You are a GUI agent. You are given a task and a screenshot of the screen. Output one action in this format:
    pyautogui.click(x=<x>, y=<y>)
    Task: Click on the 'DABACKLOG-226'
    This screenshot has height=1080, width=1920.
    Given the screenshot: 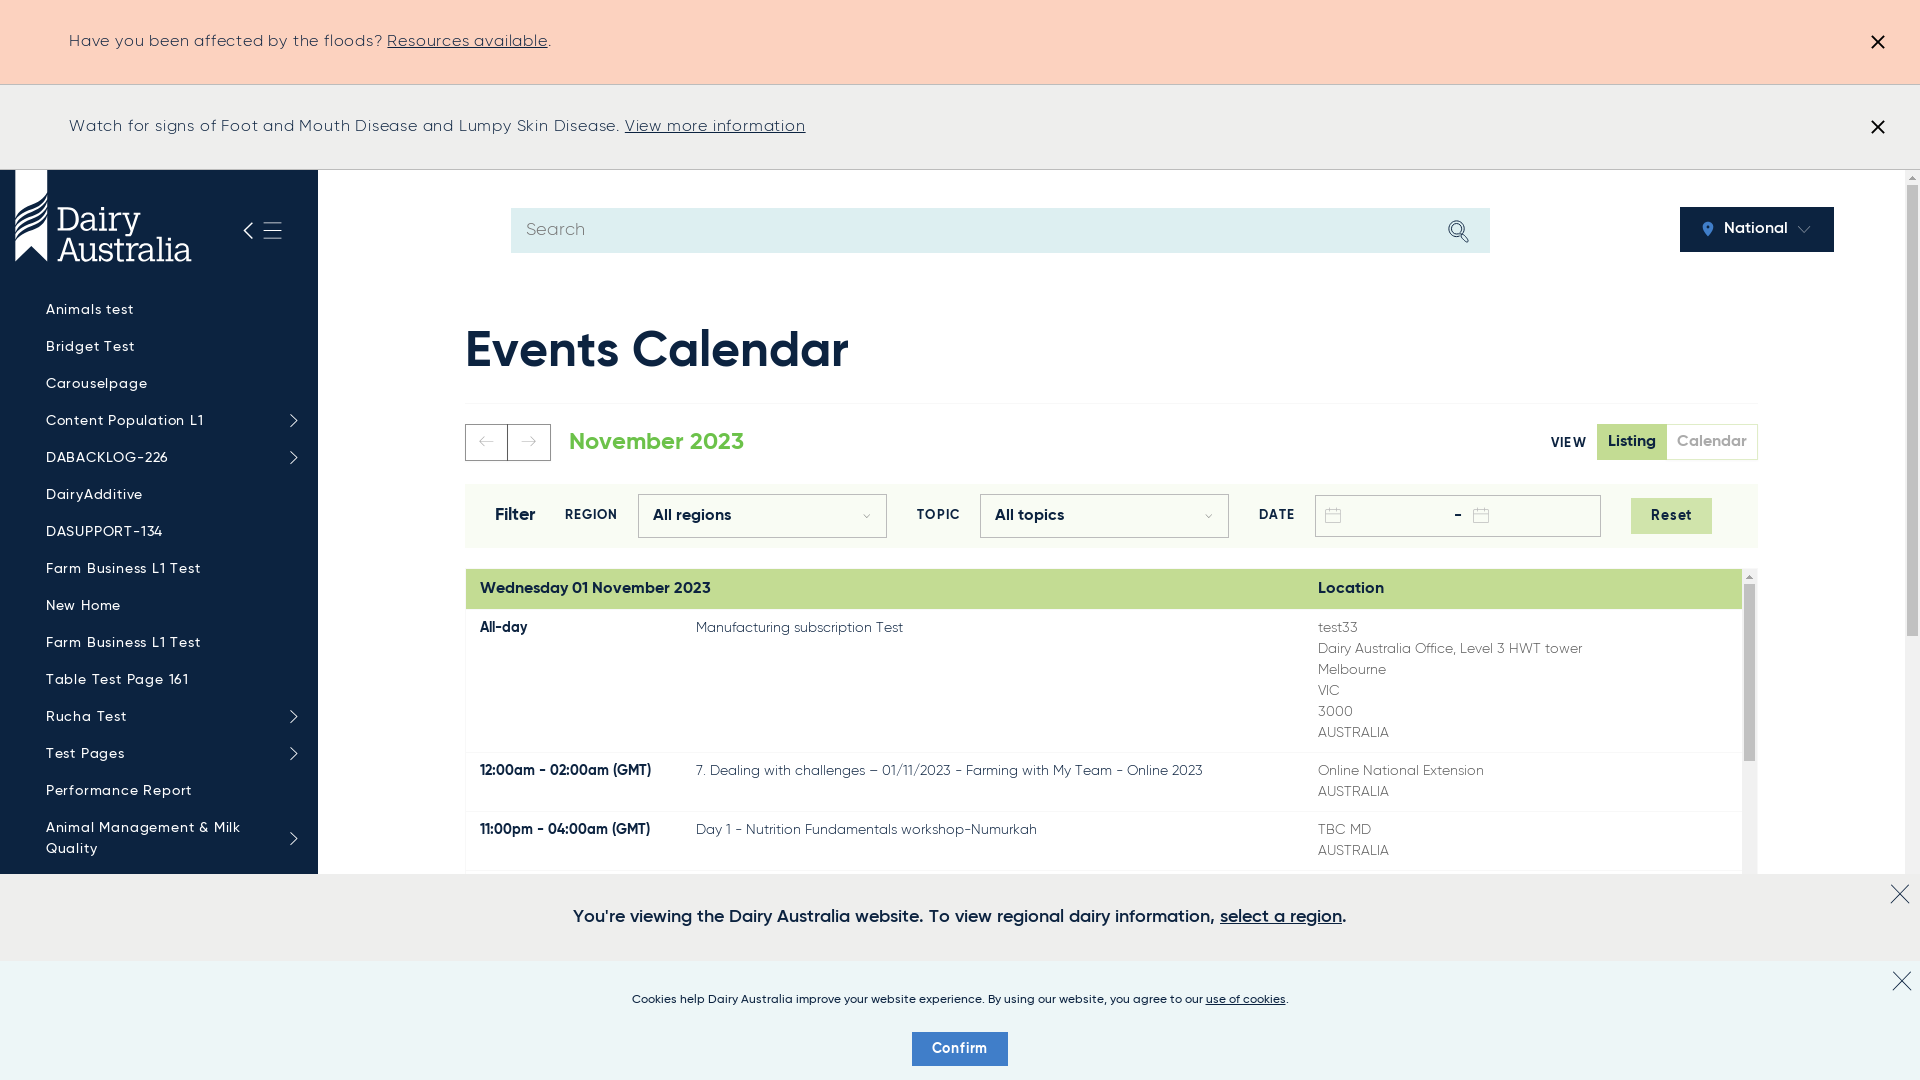 What is the action you would take?
    pyautogui.click(x=167, y=458)
    